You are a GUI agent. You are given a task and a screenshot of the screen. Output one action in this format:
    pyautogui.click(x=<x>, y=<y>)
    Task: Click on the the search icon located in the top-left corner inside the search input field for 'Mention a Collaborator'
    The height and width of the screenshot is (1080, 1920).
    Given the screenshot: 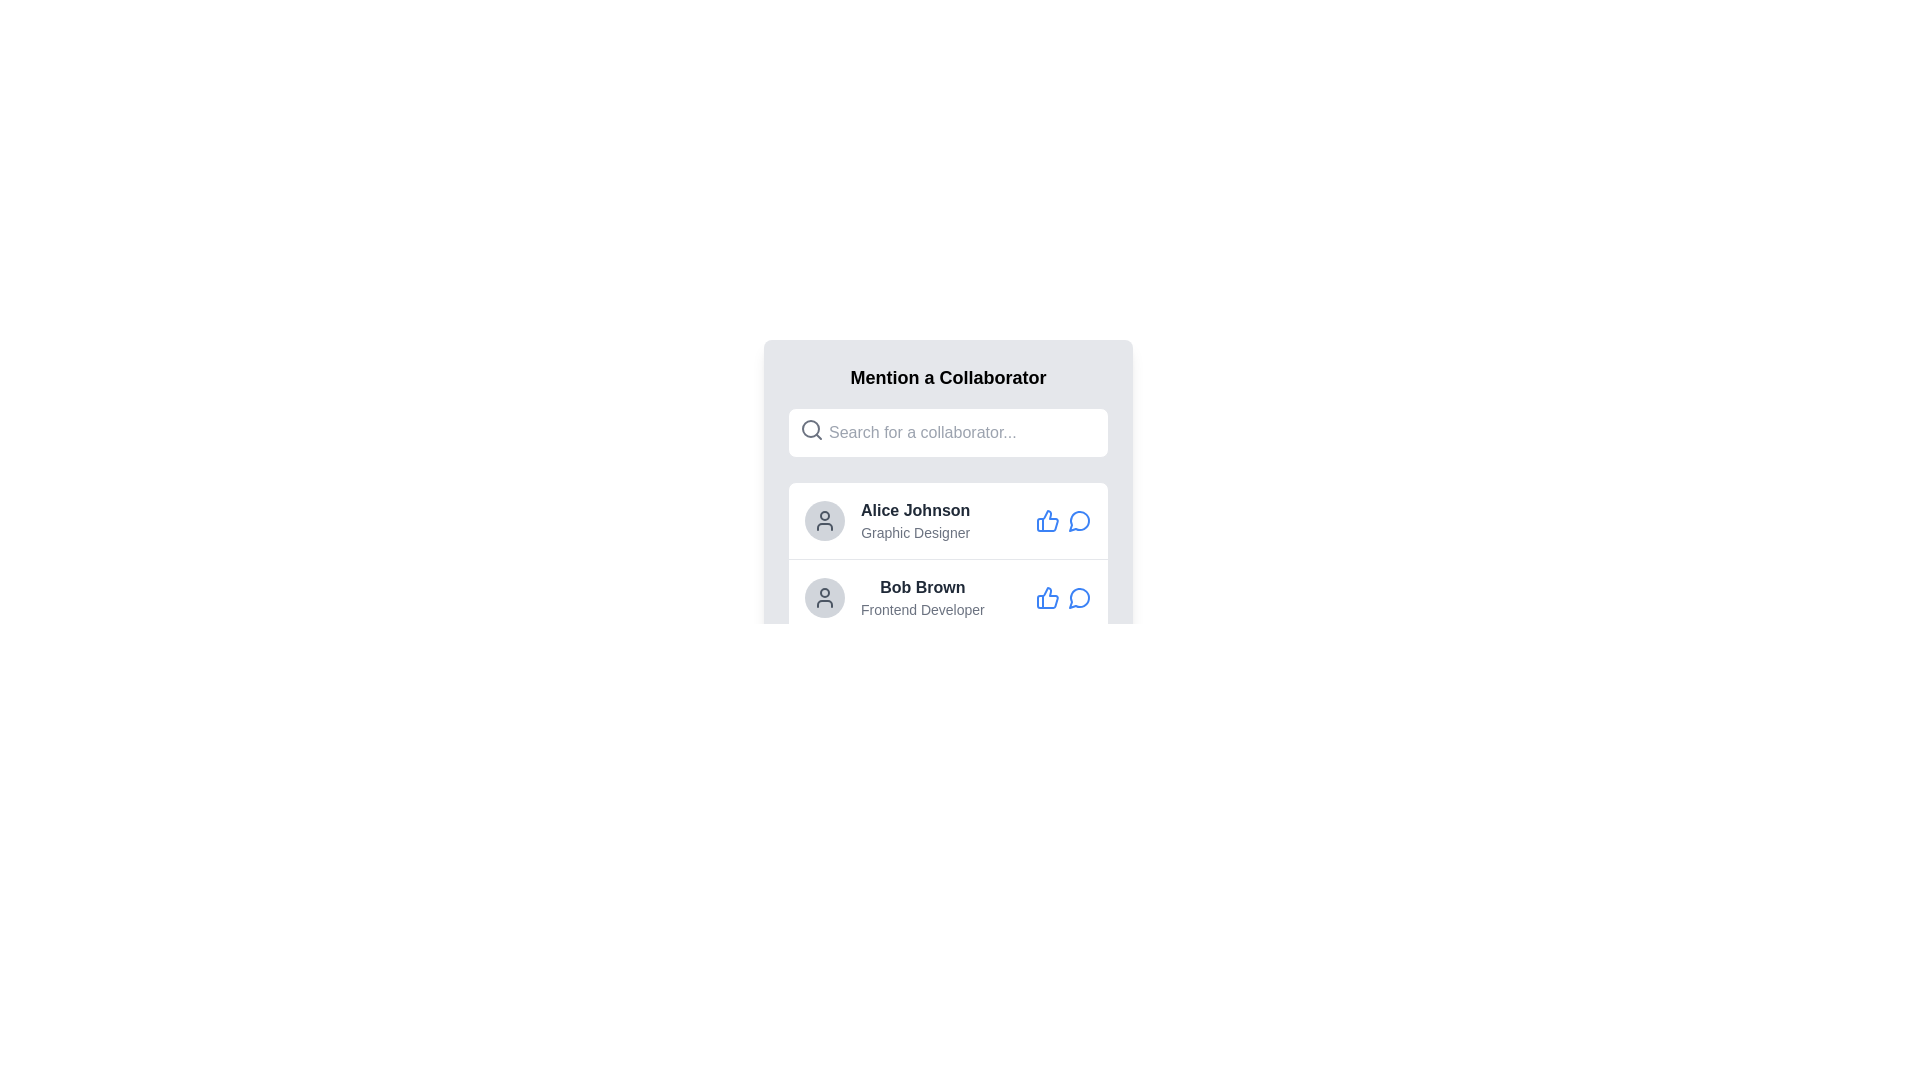 What is the action you would take?
    pyautogui.click(x=811, y=428)
    